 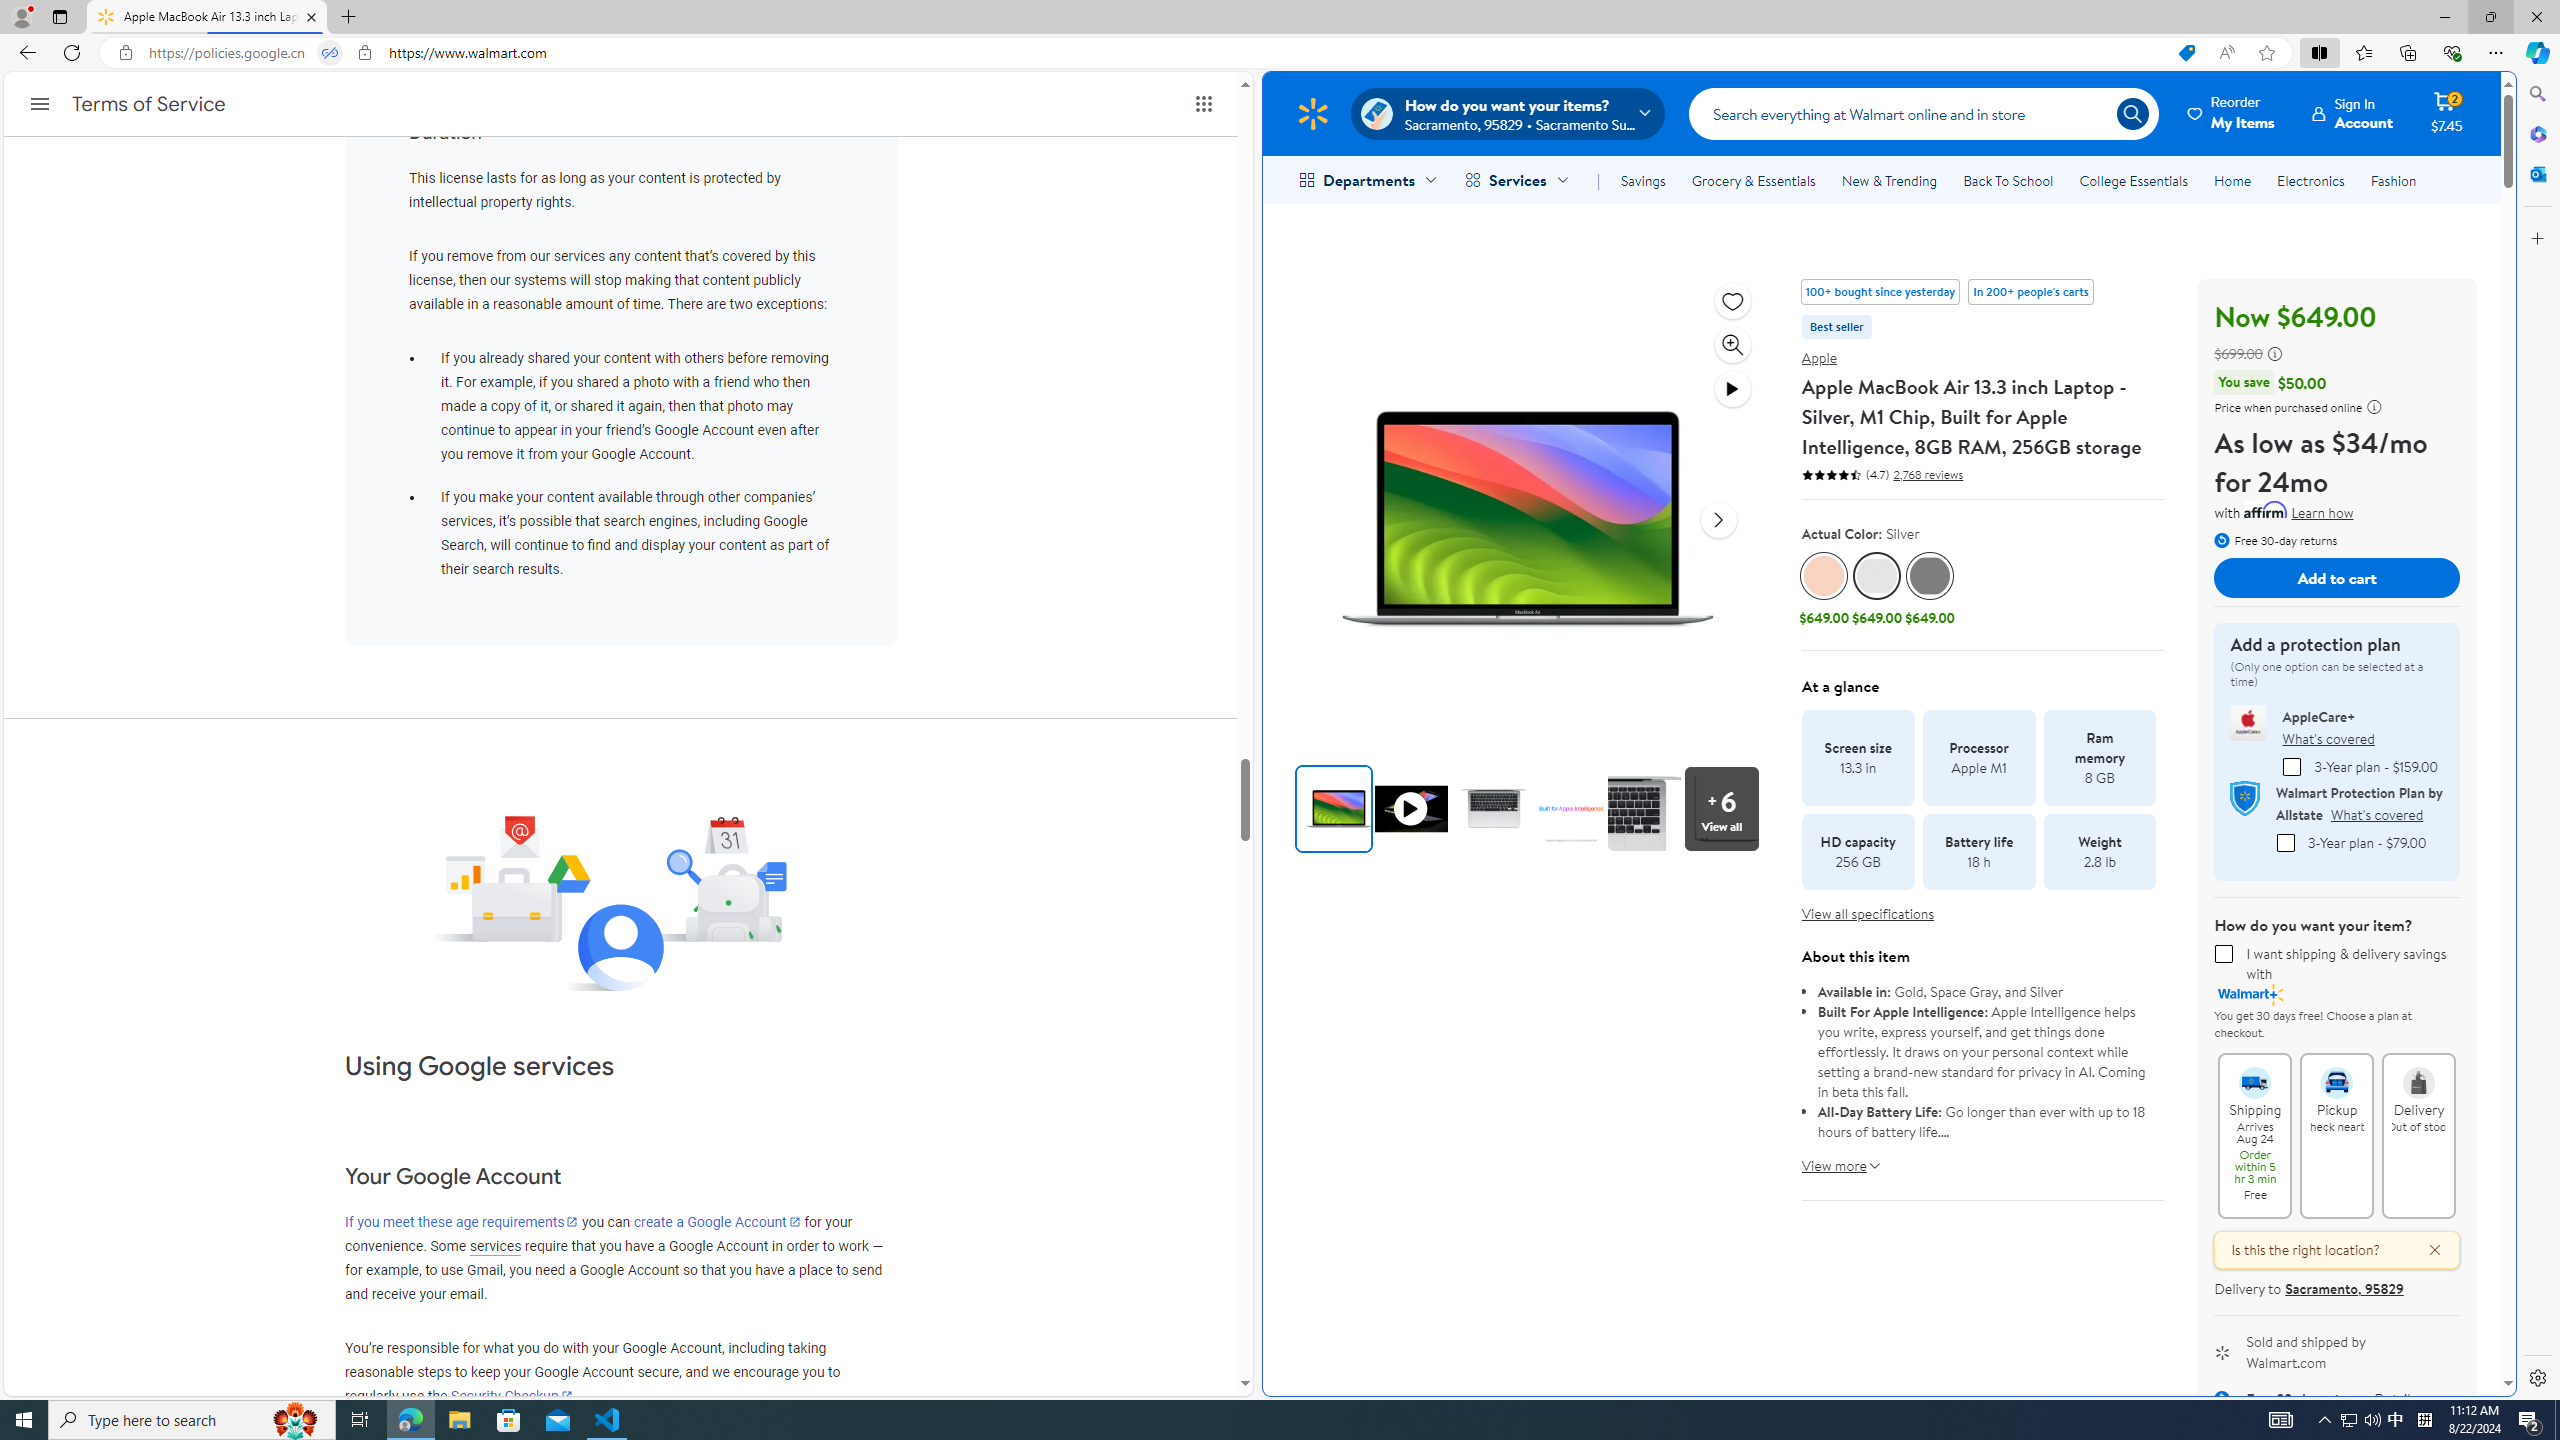 I want to click on 'Free 30-day returns', so click(x=2274, y=539).